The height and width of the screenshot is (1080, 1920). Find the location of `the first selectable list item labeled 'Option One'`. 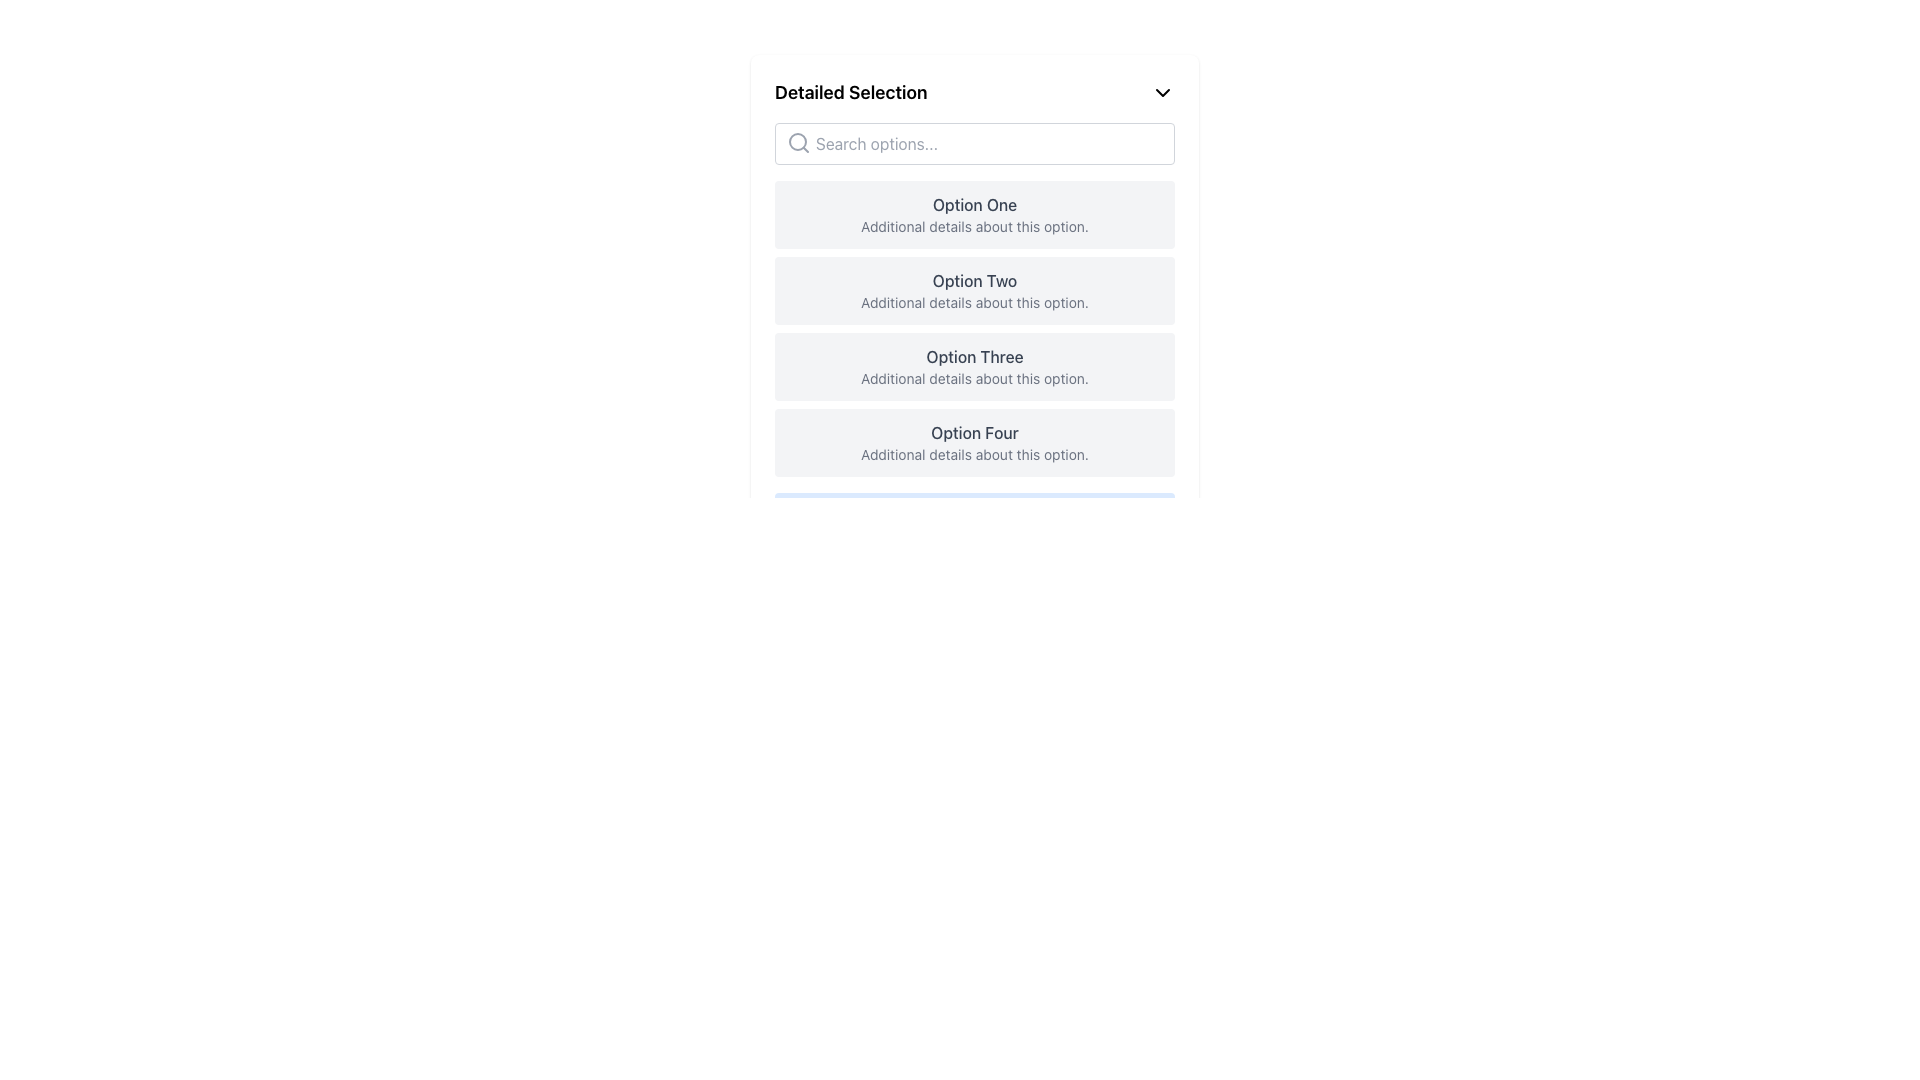

the first selectable list item labeled 'Option One' is located at coordinates (974, 215).